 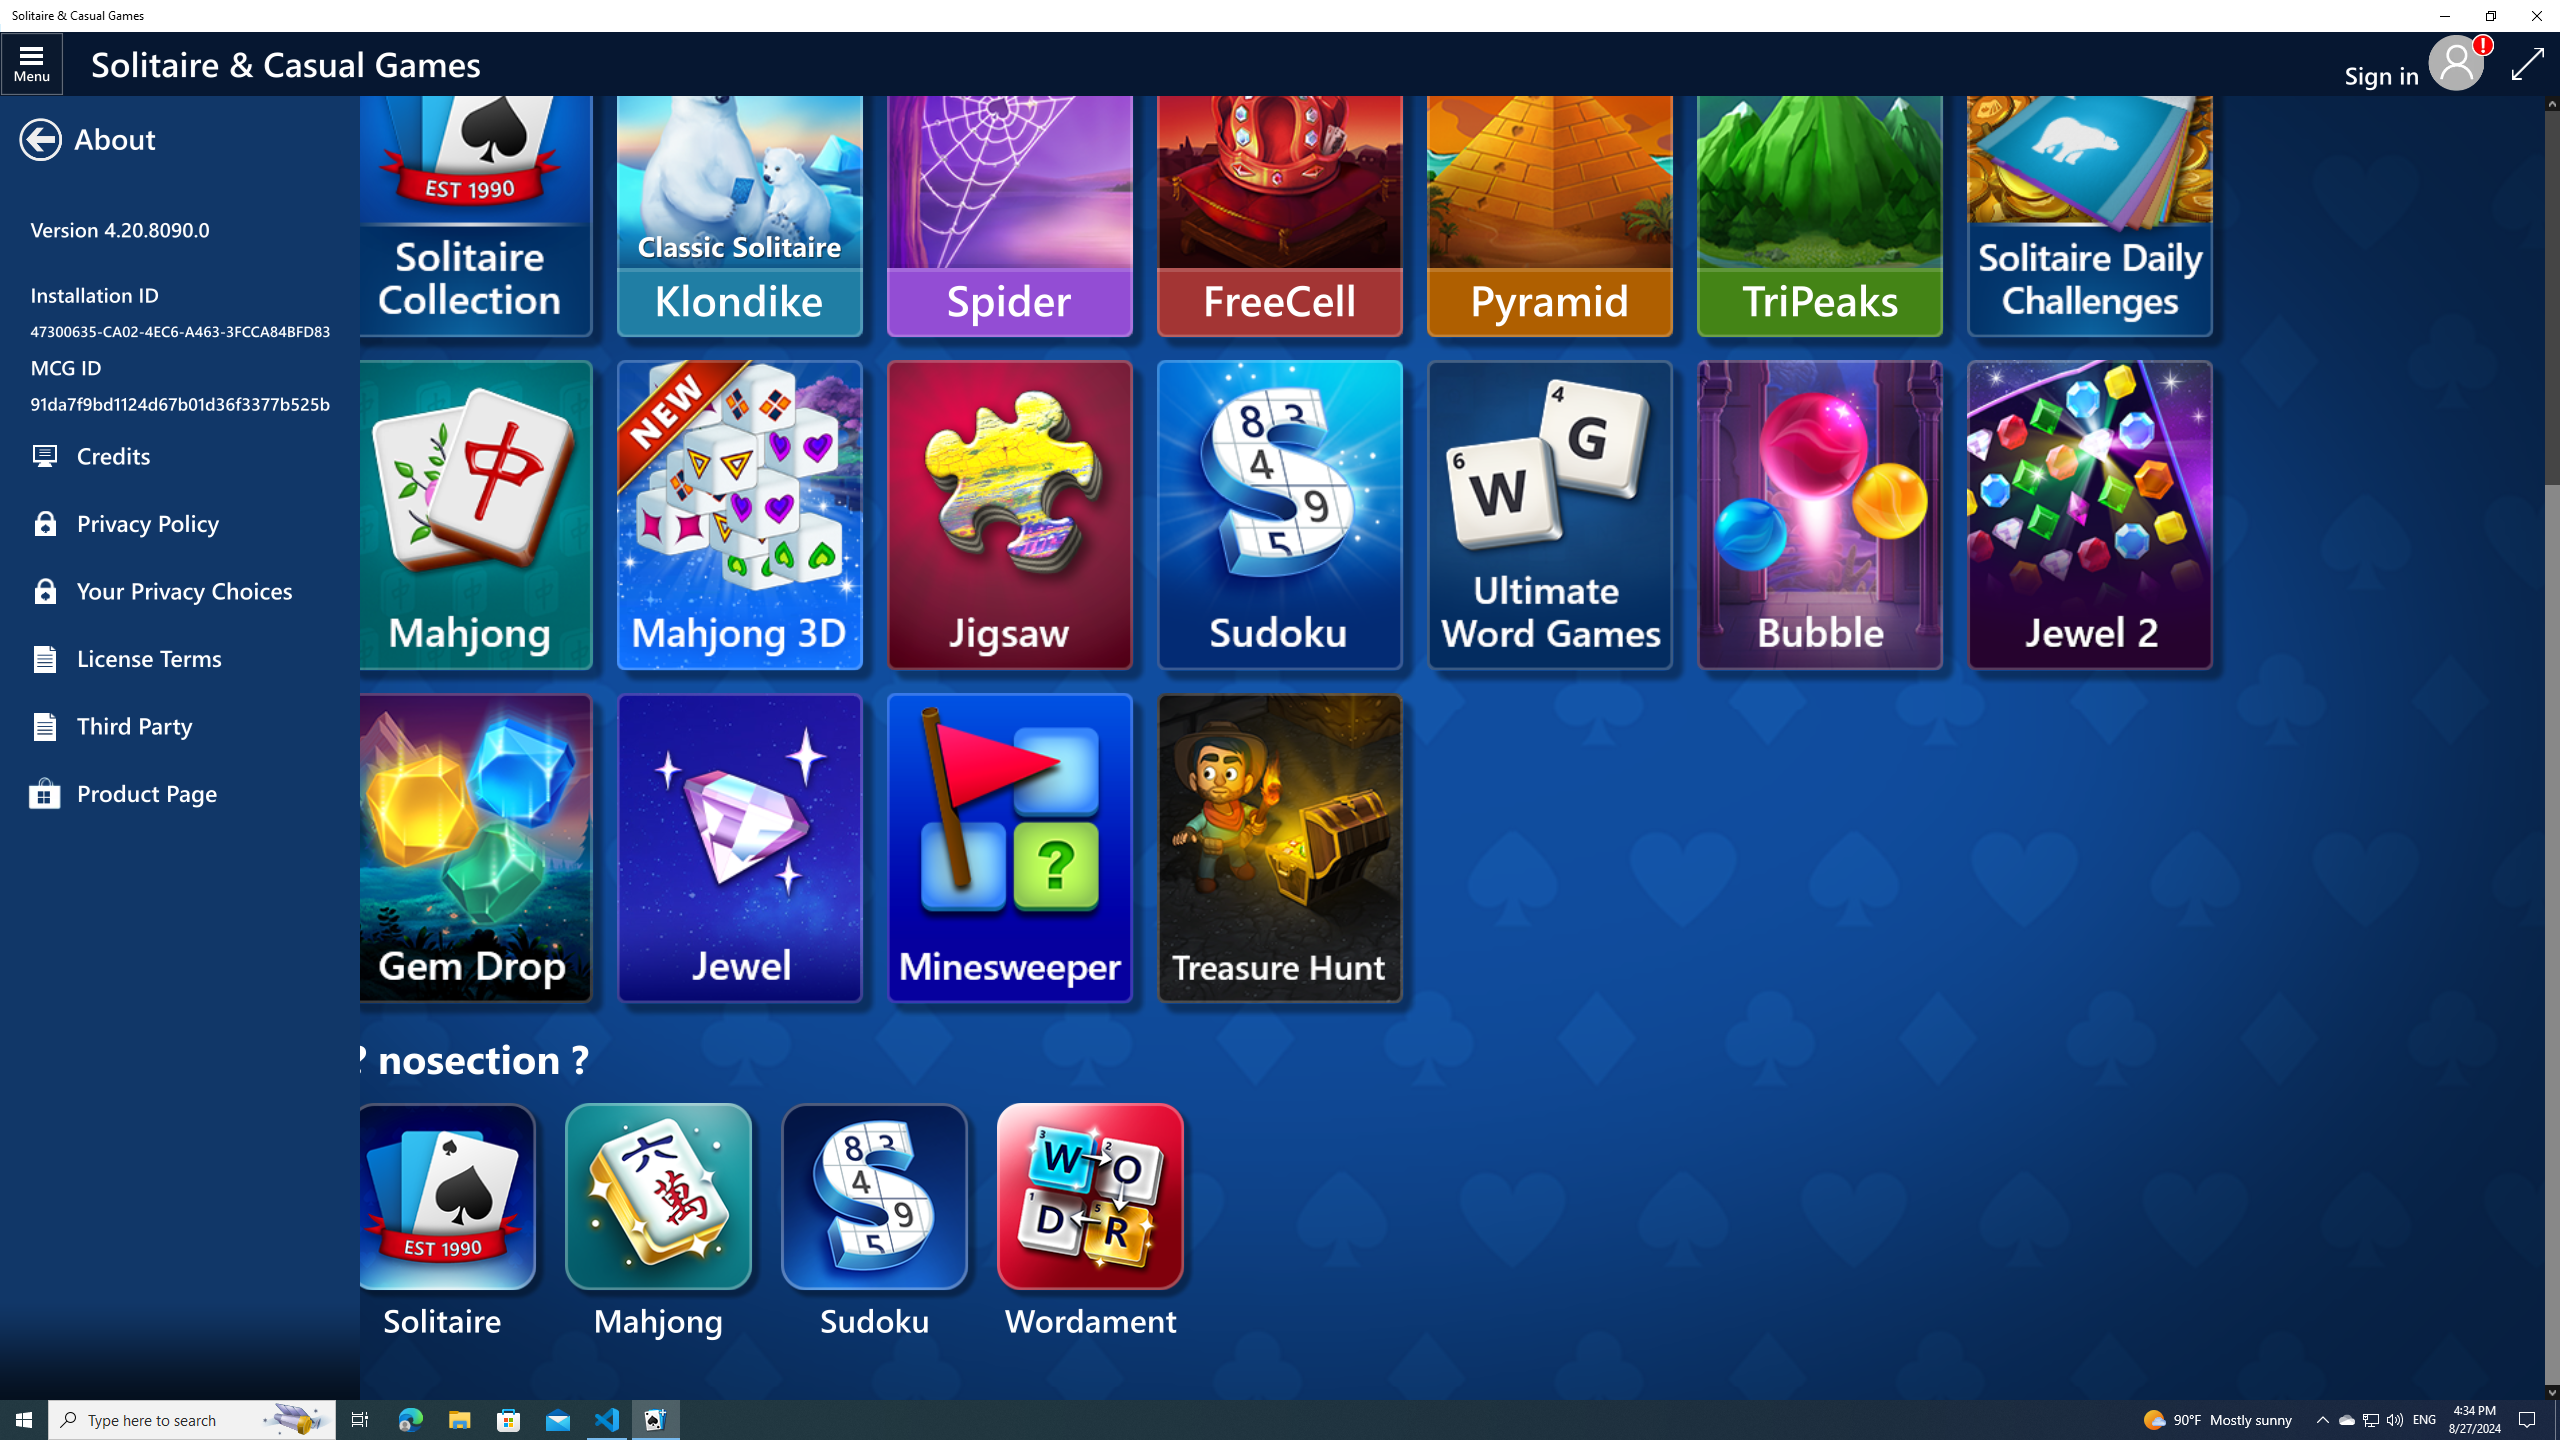 I want to click on 'Wordament', so click(x=1091, y=1222).